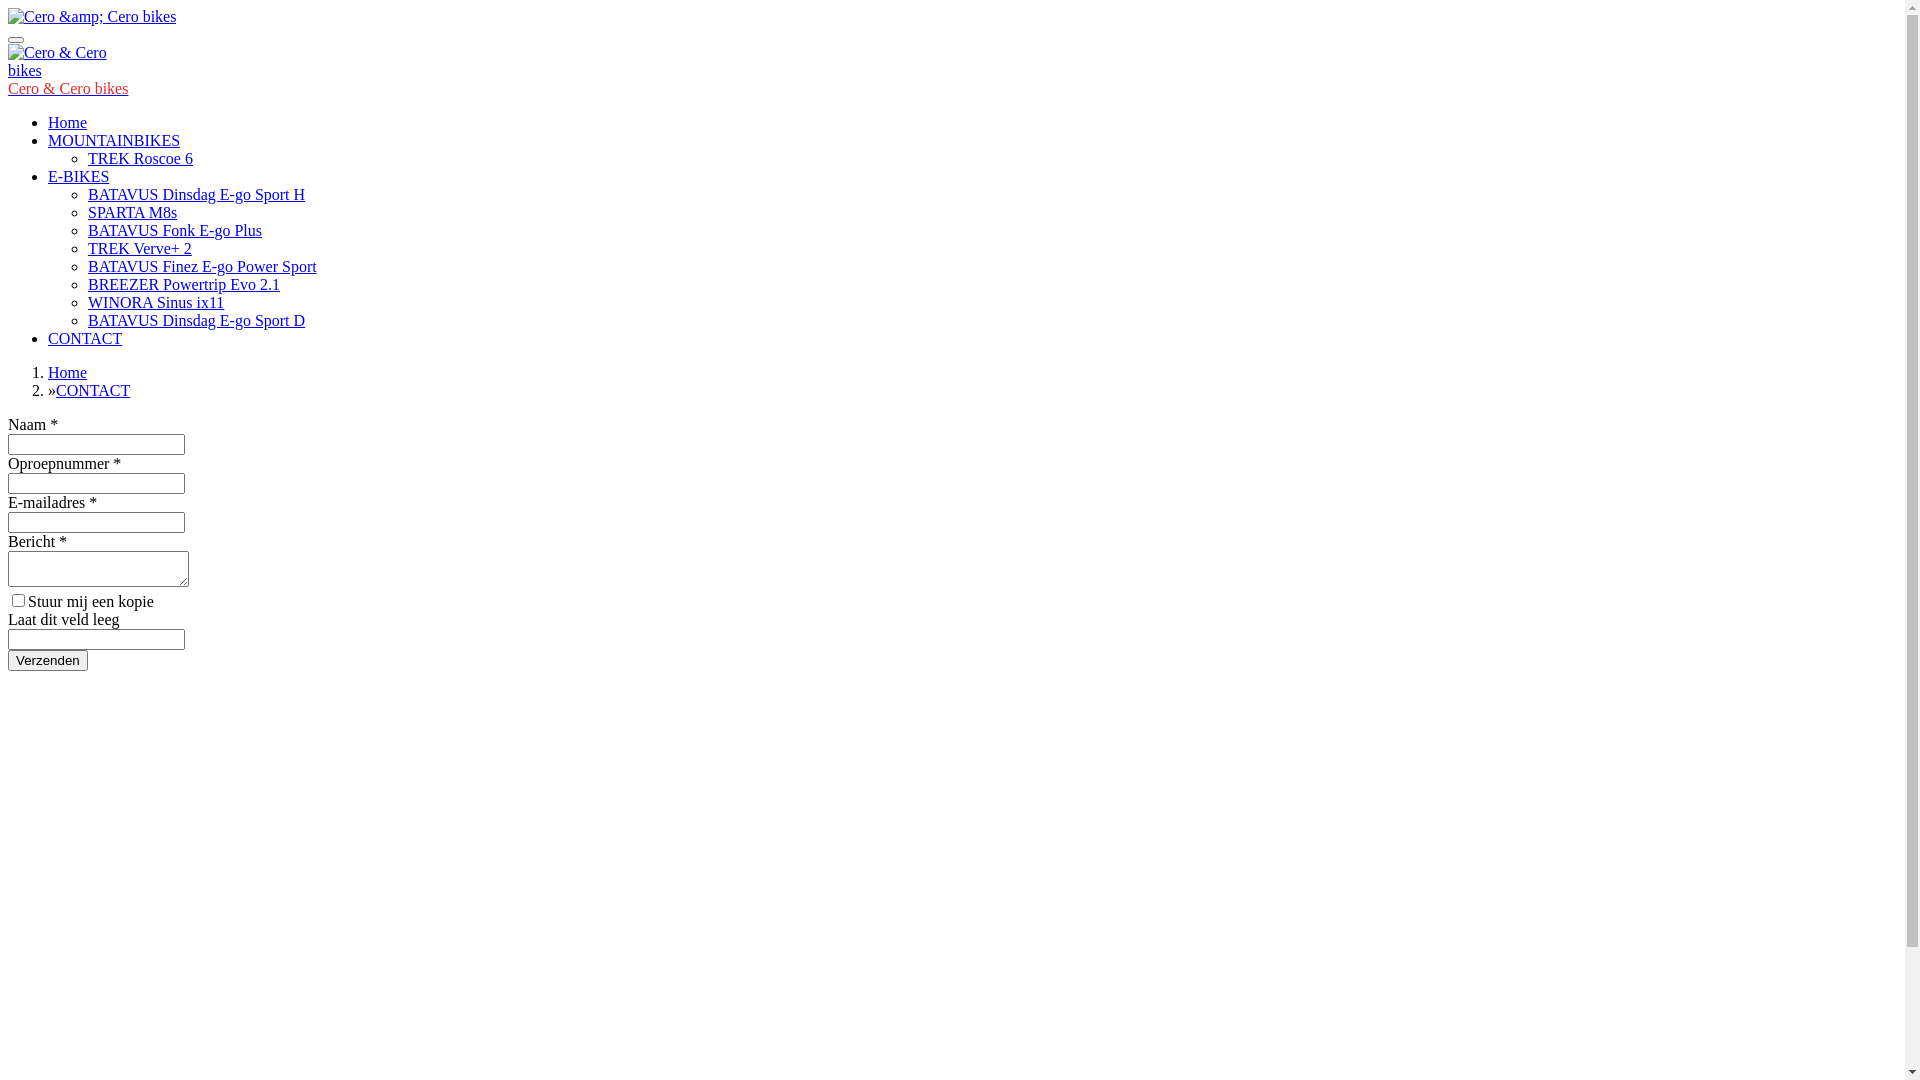 This screenshot has width=1920, height=1080. I want to click on 'CONTACT', so click(84, 337).